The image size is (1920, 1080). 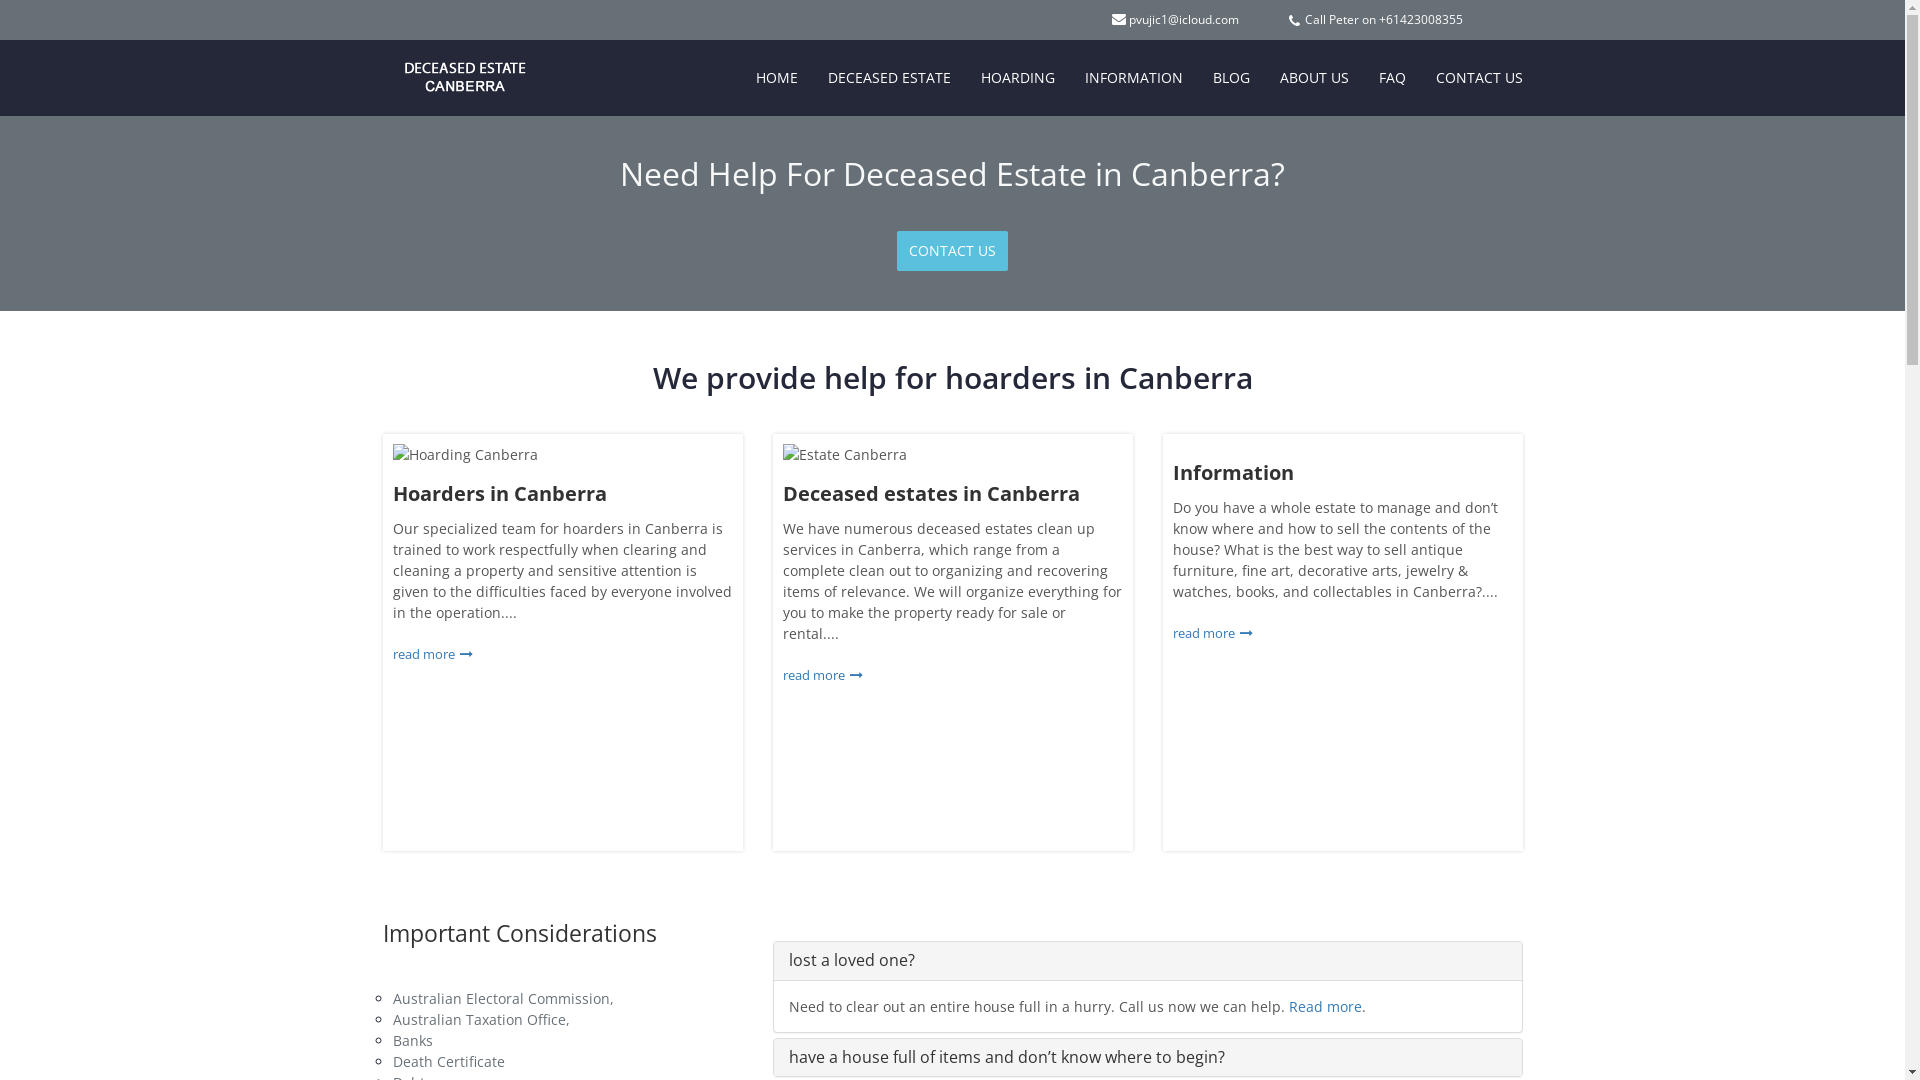 What do you see at coordinates (1313, 76) in the screenshot?
I see `'ABOUT US'` at bounding box center [1313, 76].